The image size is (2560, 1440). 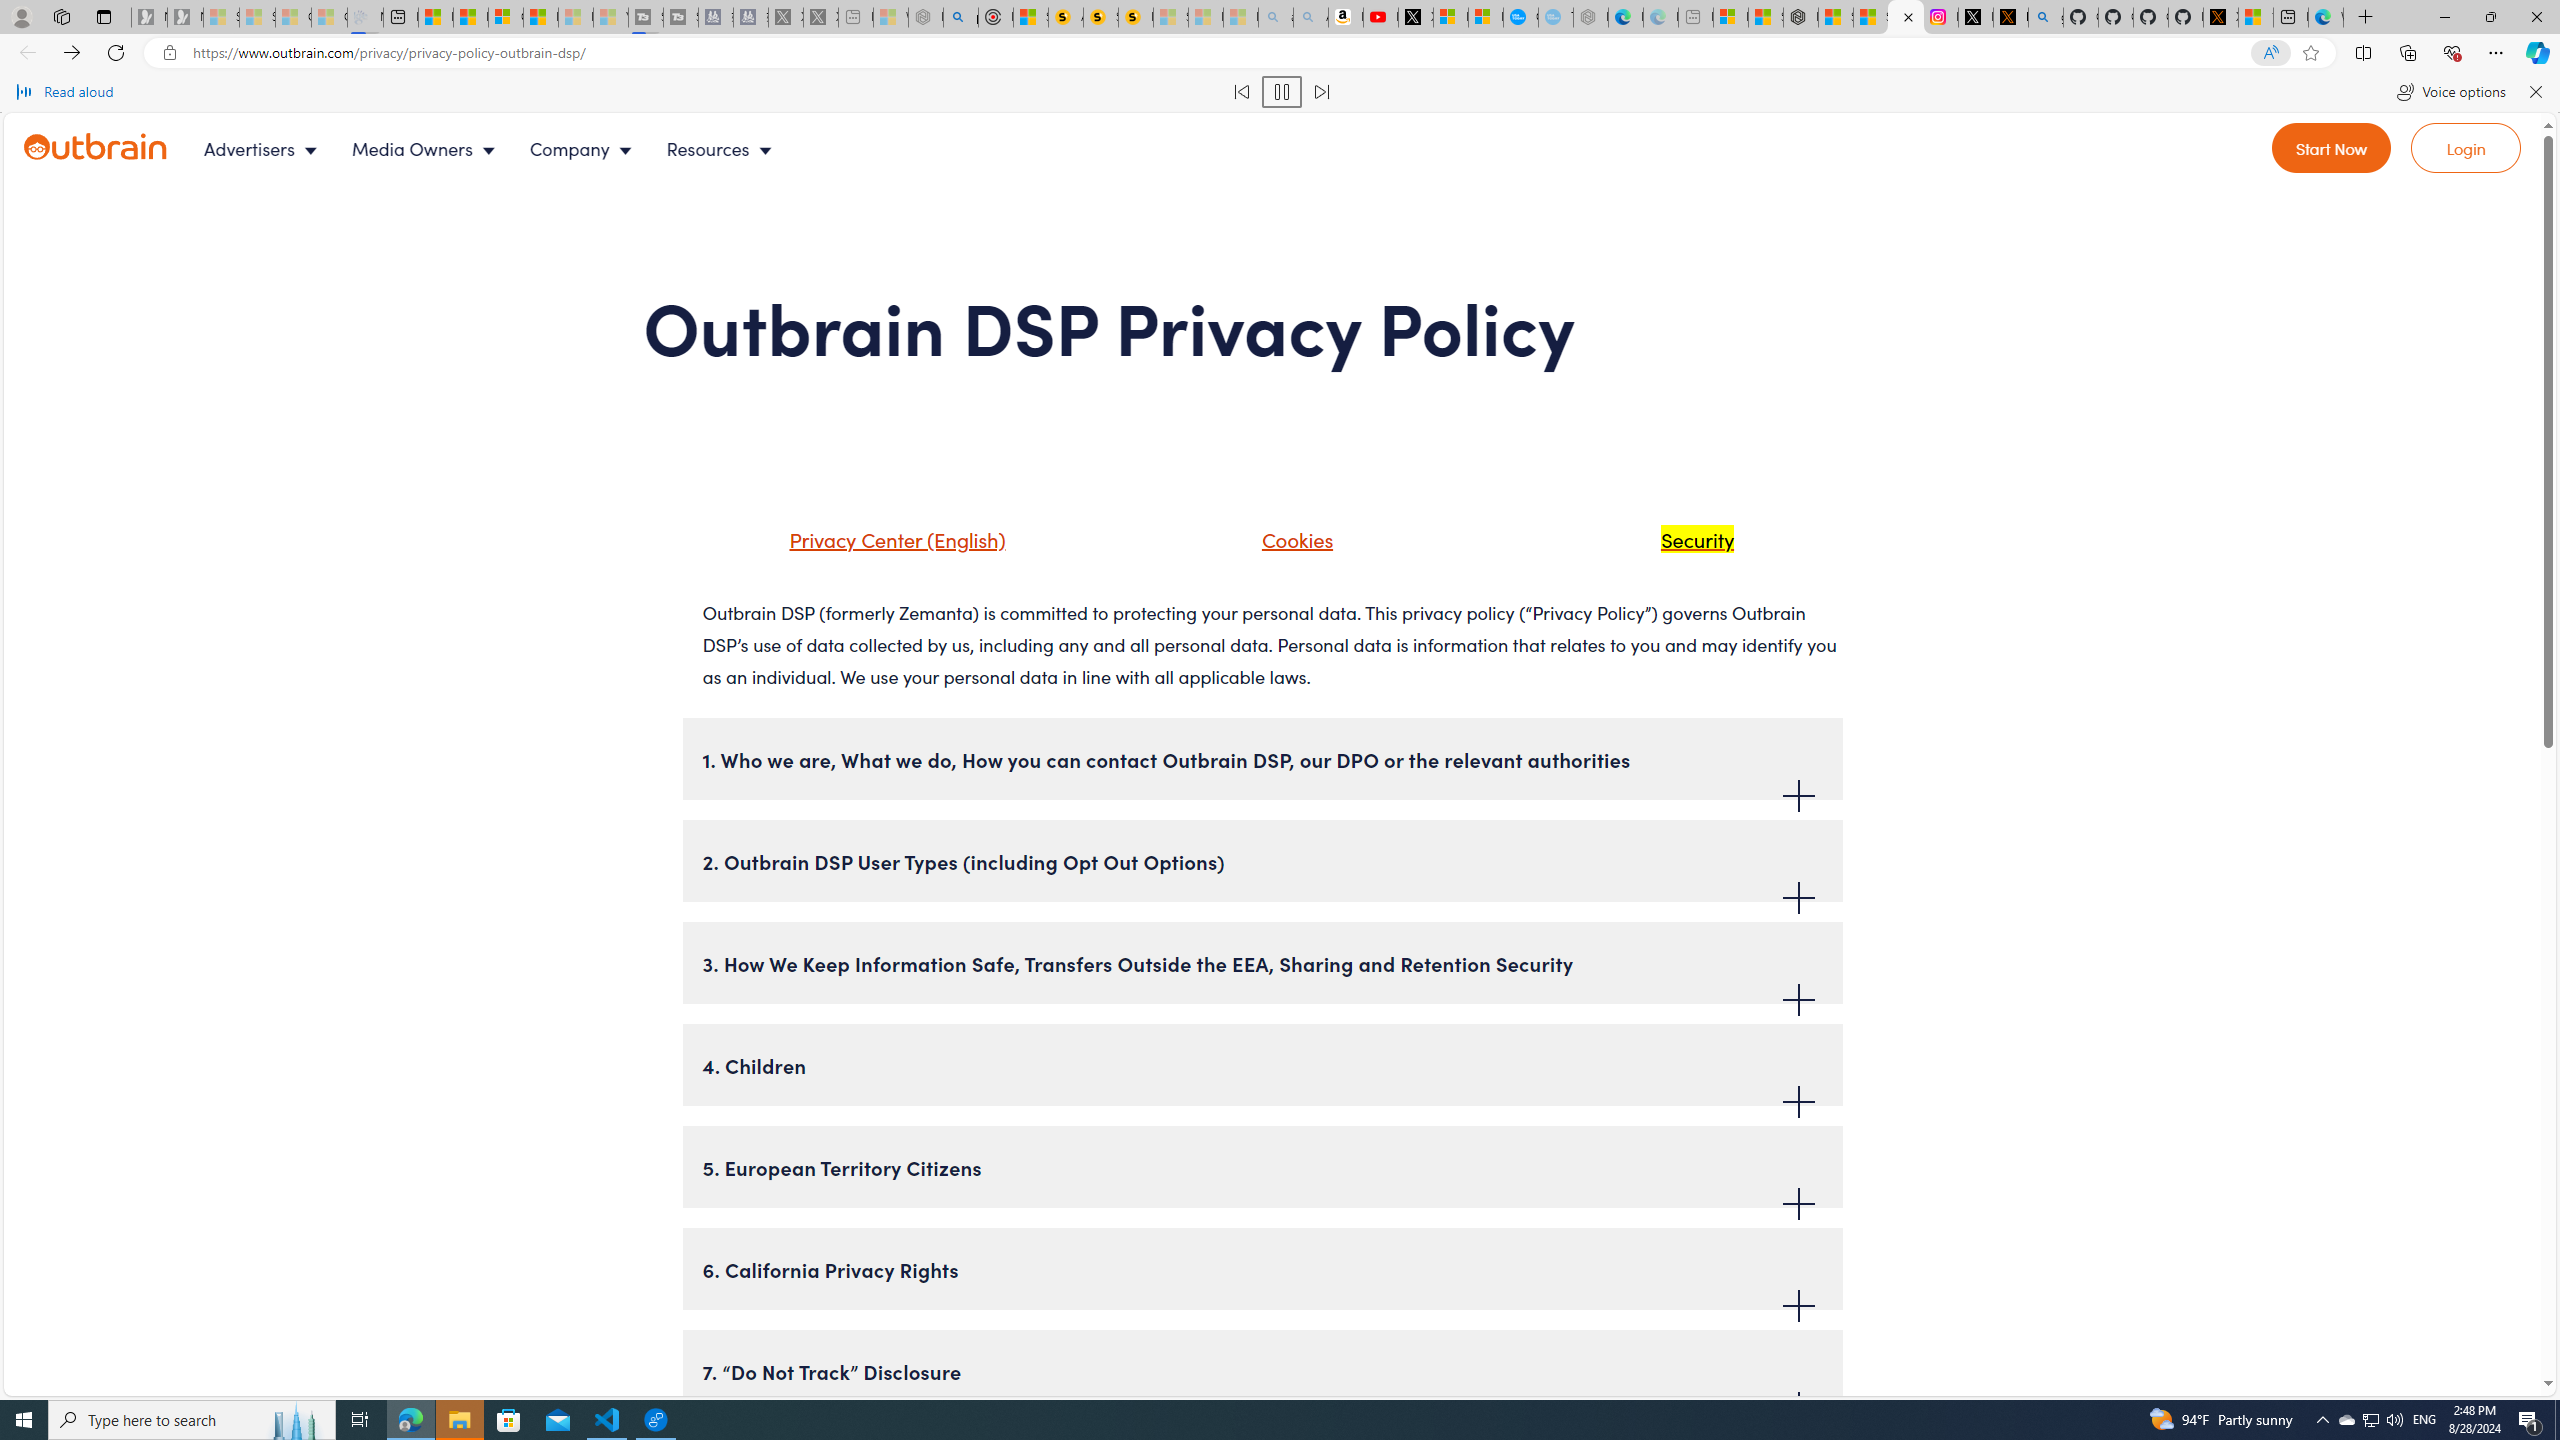 What do you see at coordinates (820, 16) in the screenshot?
I see `'X - Sleeping'` at bounding box center [820, 16].